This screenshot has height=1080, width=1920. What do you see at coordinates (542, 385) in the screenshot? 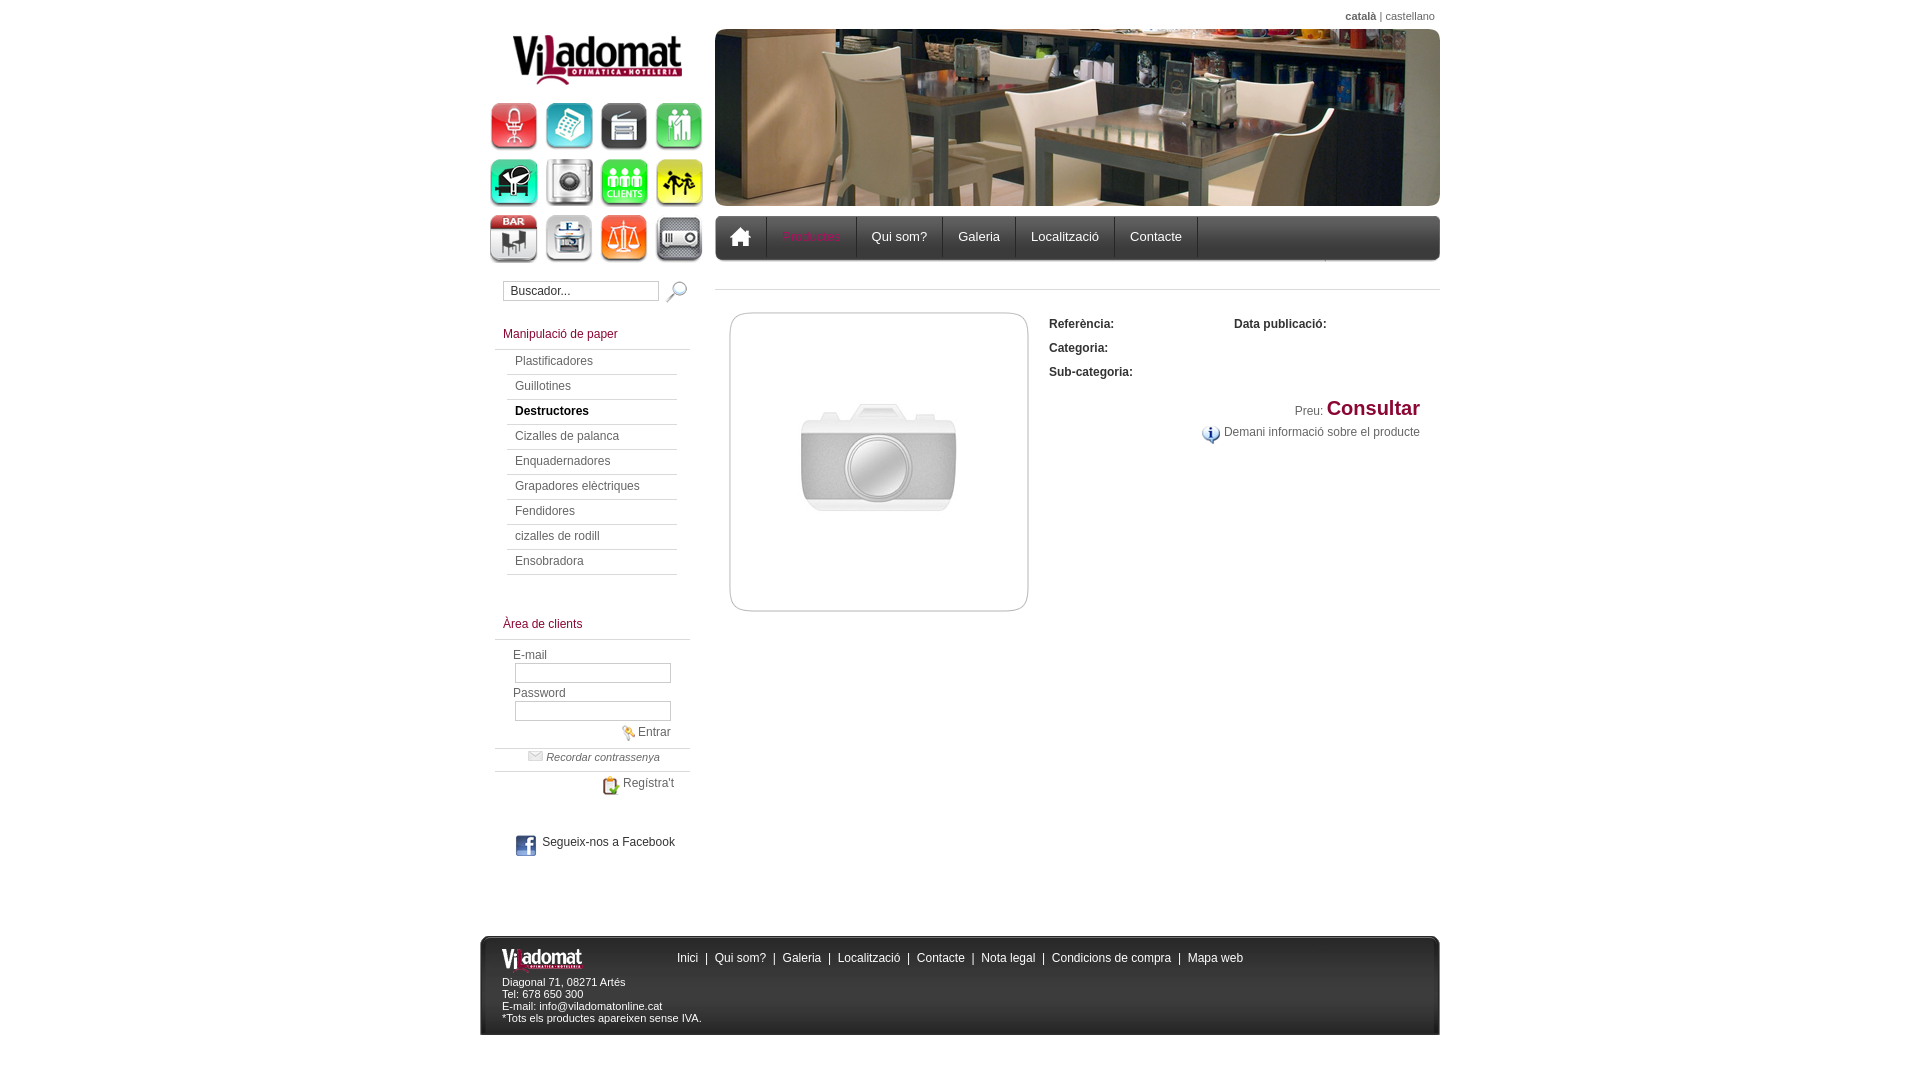
I see `'Guillotines'` at bounding box center [542, 385].